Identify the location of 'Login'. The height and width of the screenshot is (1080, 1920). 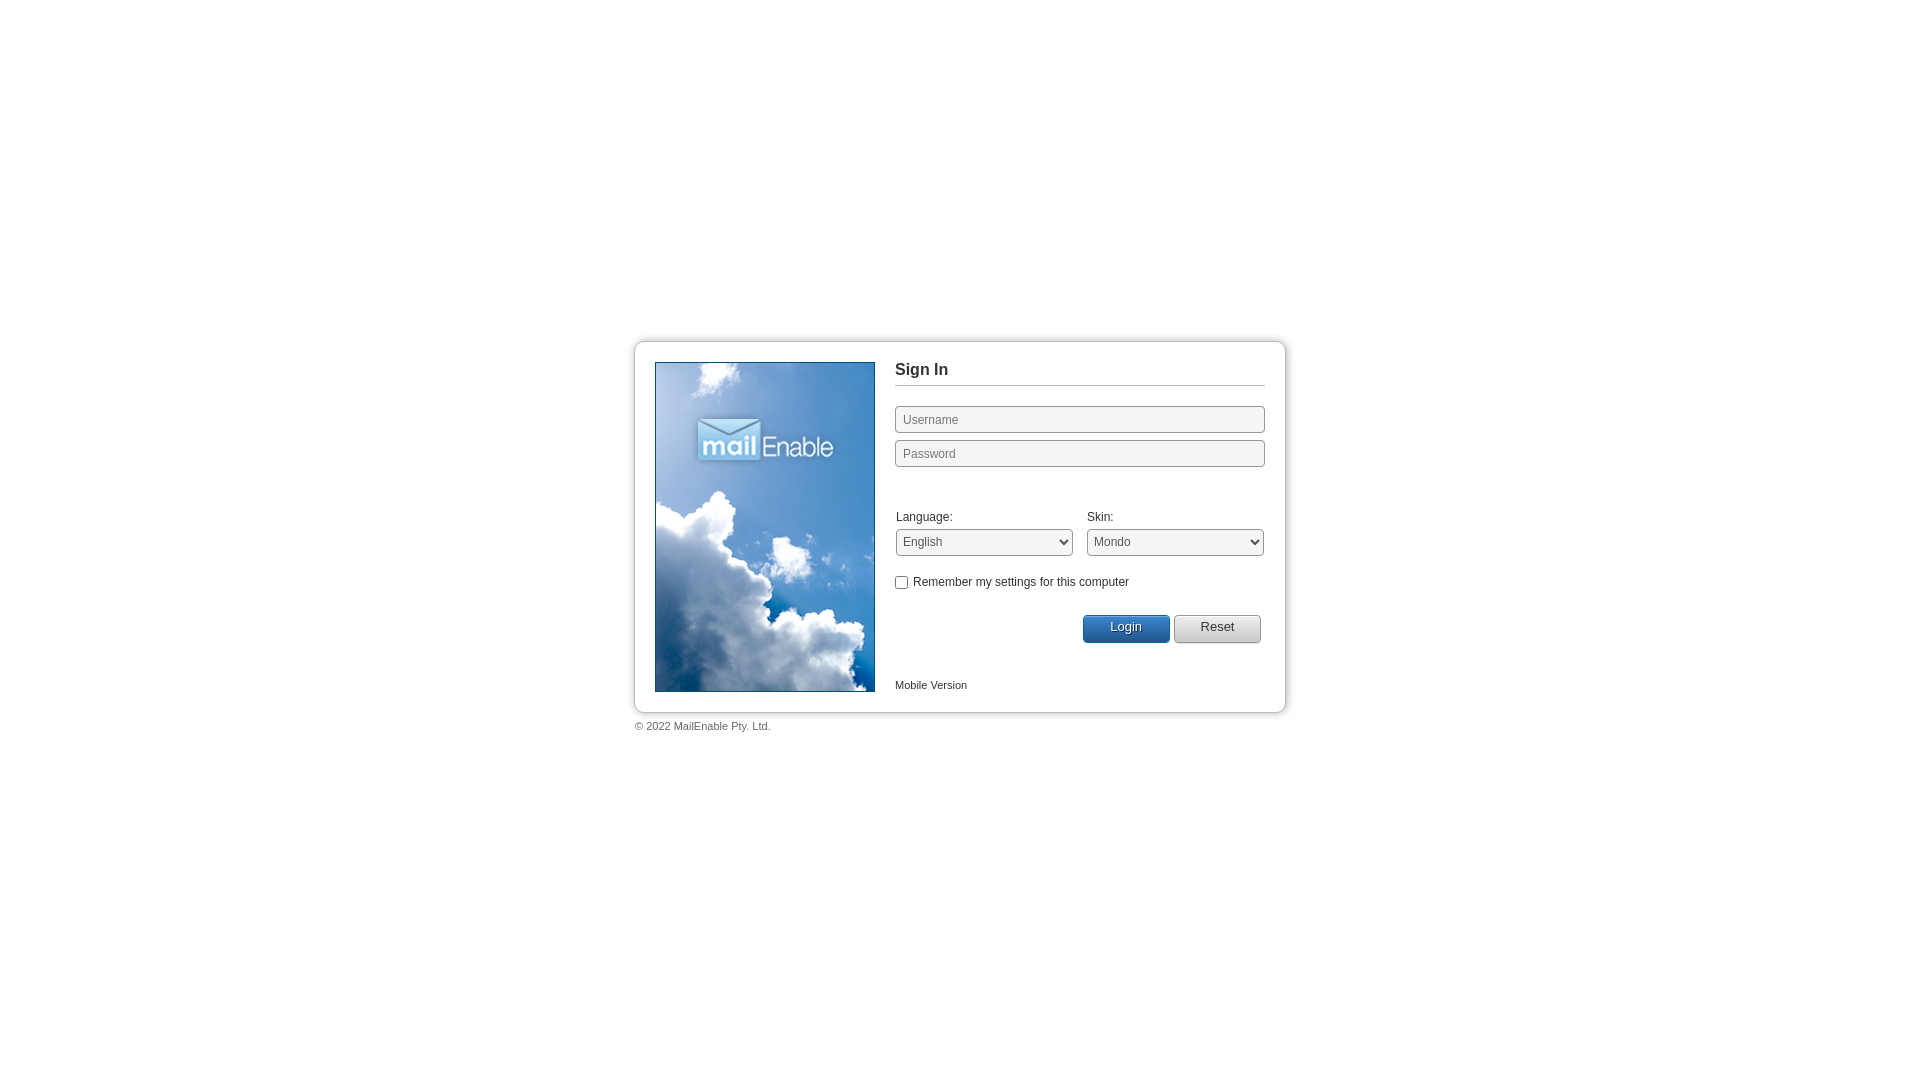
(1126, 627).